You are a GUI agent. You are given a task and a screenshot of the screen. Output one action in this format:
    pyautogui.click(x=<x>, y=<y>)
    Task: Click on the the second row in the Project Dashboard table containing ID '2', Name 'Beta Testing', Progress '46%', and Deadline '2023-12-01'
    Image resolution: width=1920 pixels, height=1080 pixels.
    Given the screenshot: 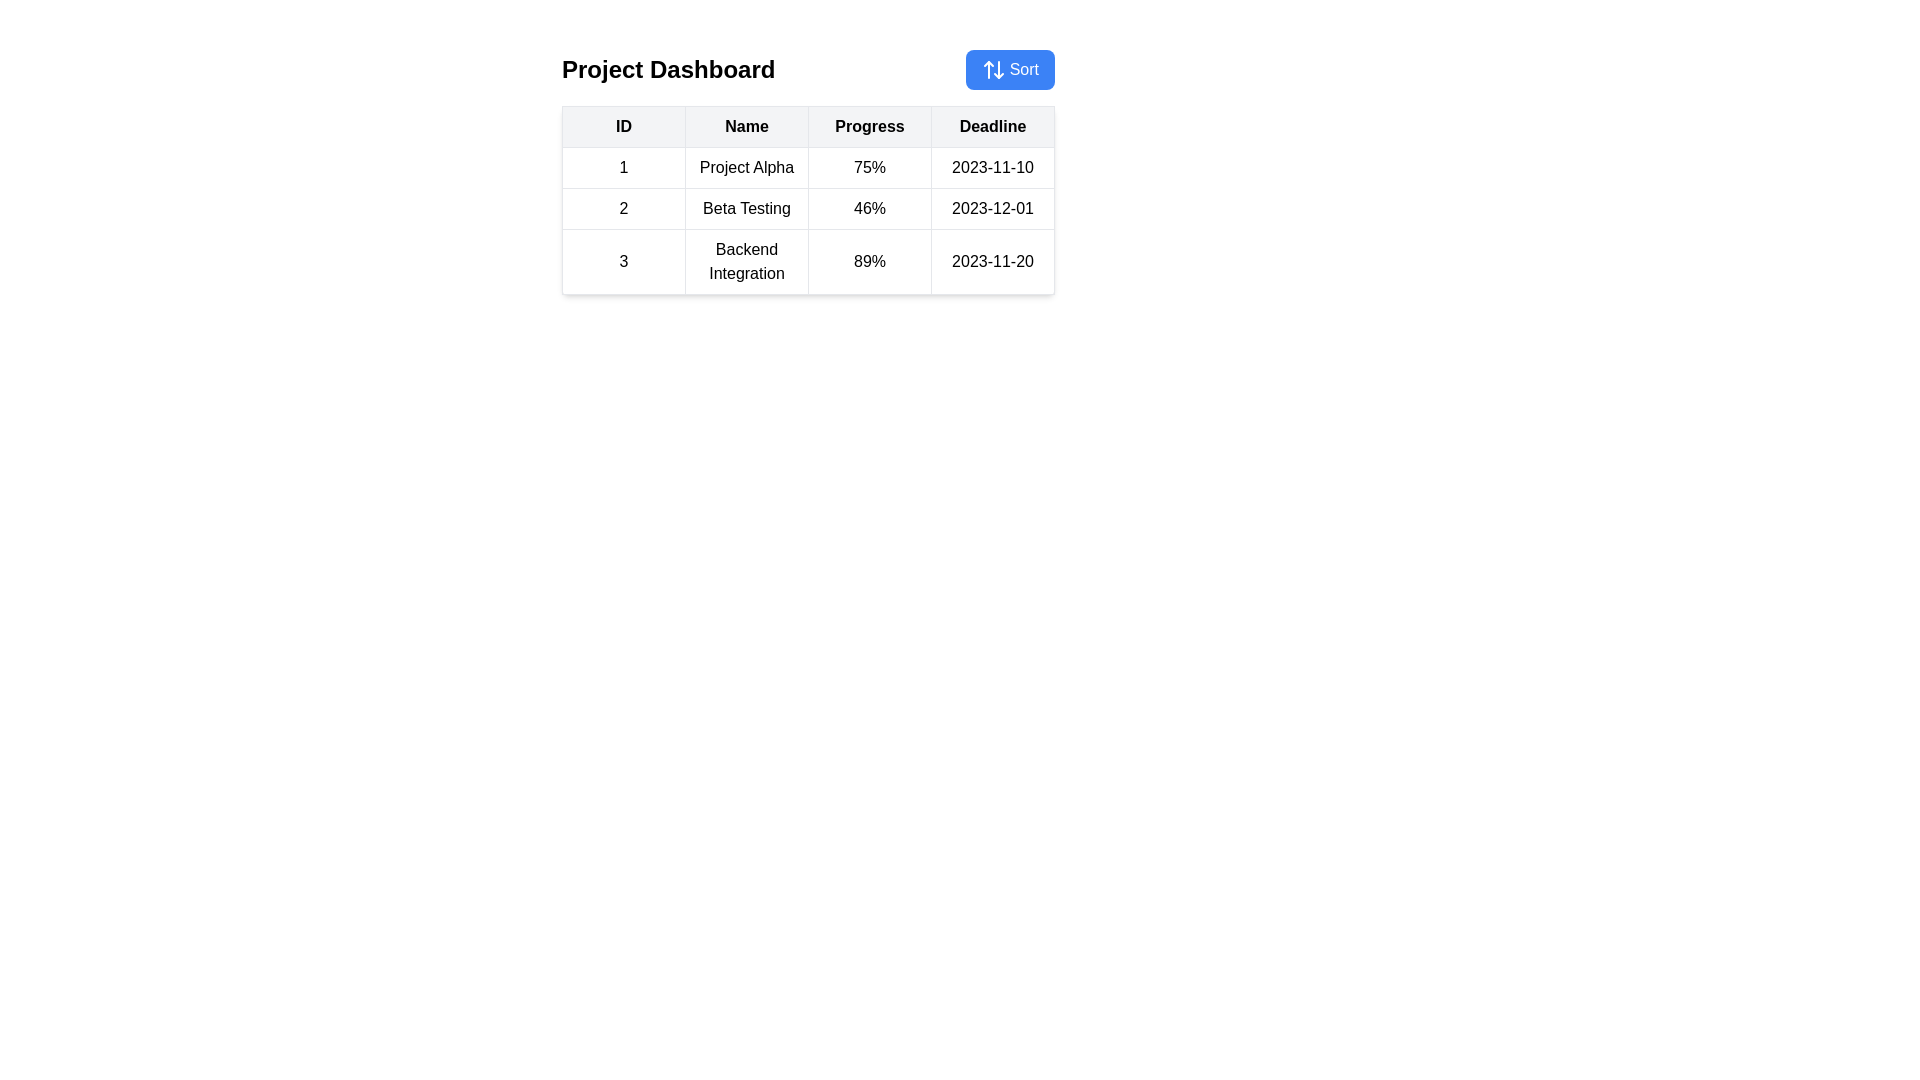 What is the action you would take?
    pyautogui.click(x=808, y=208)
    